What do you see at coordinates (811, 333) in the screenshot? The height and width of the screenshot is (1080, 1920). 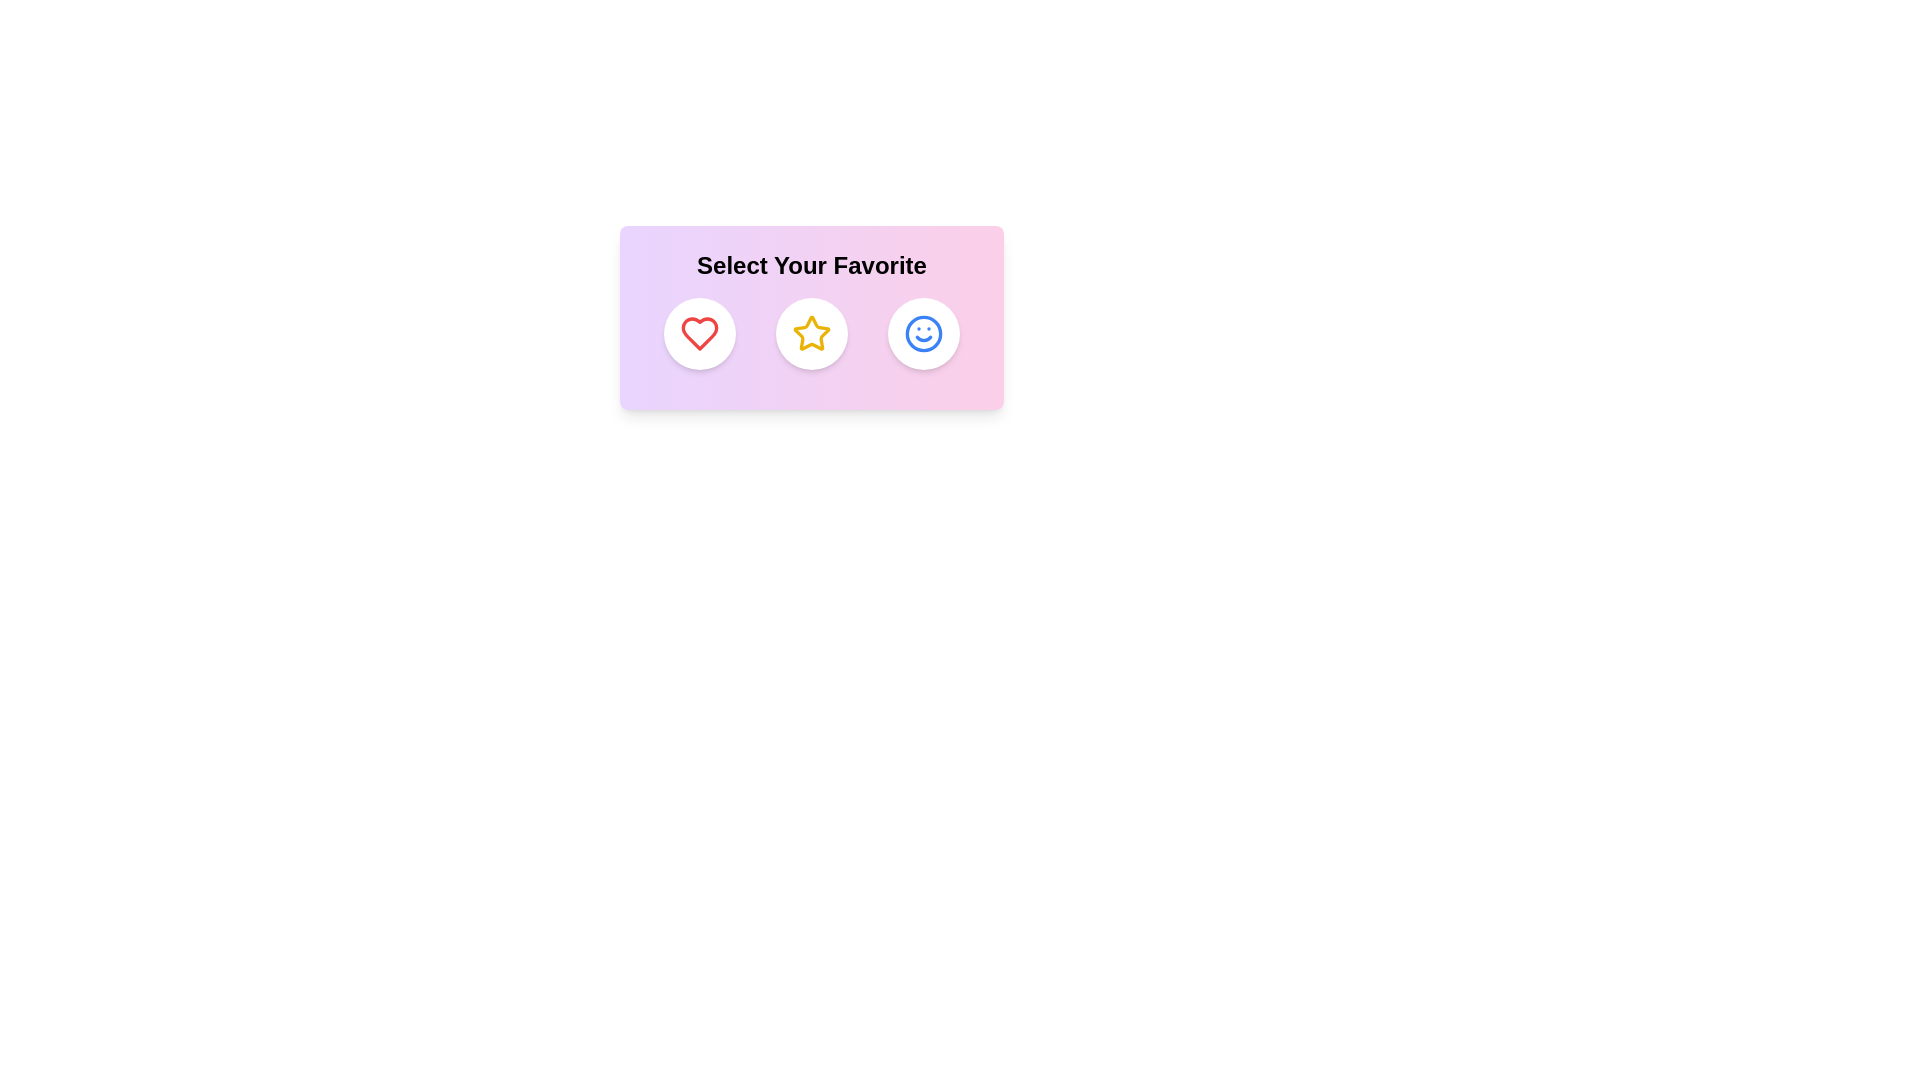 I see `the favorite option by clicking on the Star button` at bounding box center [811, 333].